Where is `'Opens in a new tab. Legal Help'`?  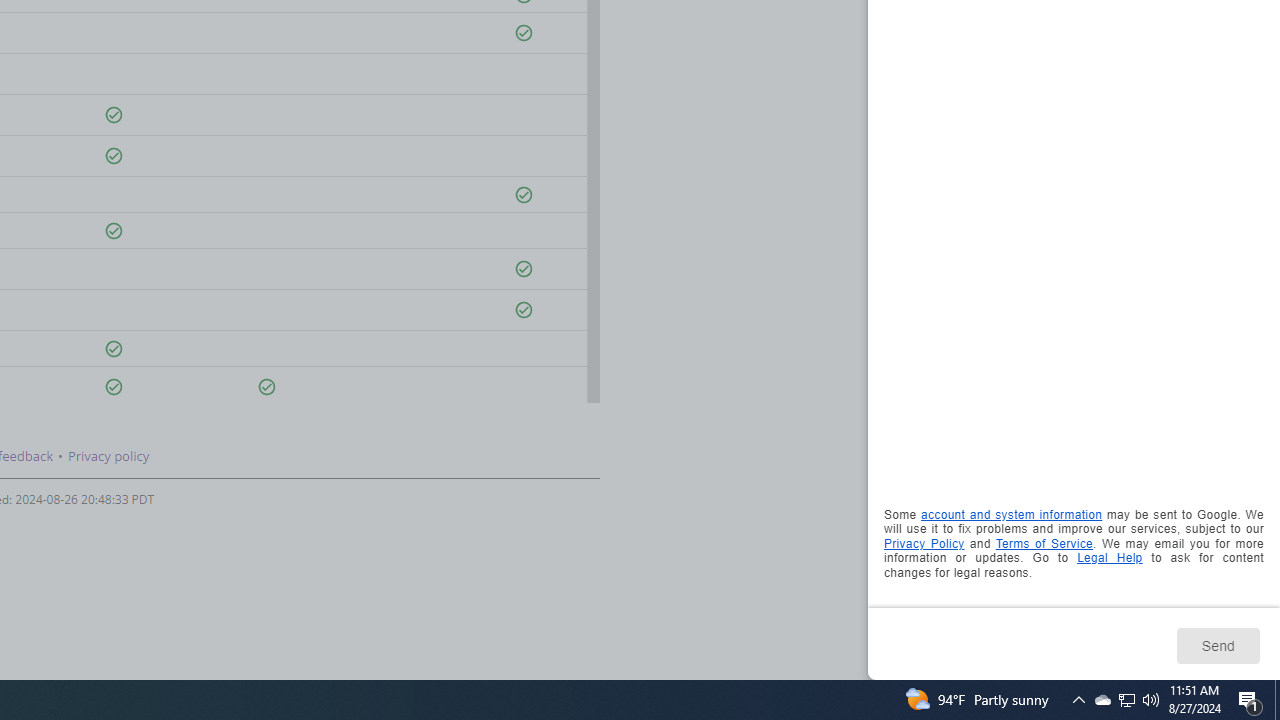 'Opens in a new tab. Legal Help' is located at coordinates (1108, 558).